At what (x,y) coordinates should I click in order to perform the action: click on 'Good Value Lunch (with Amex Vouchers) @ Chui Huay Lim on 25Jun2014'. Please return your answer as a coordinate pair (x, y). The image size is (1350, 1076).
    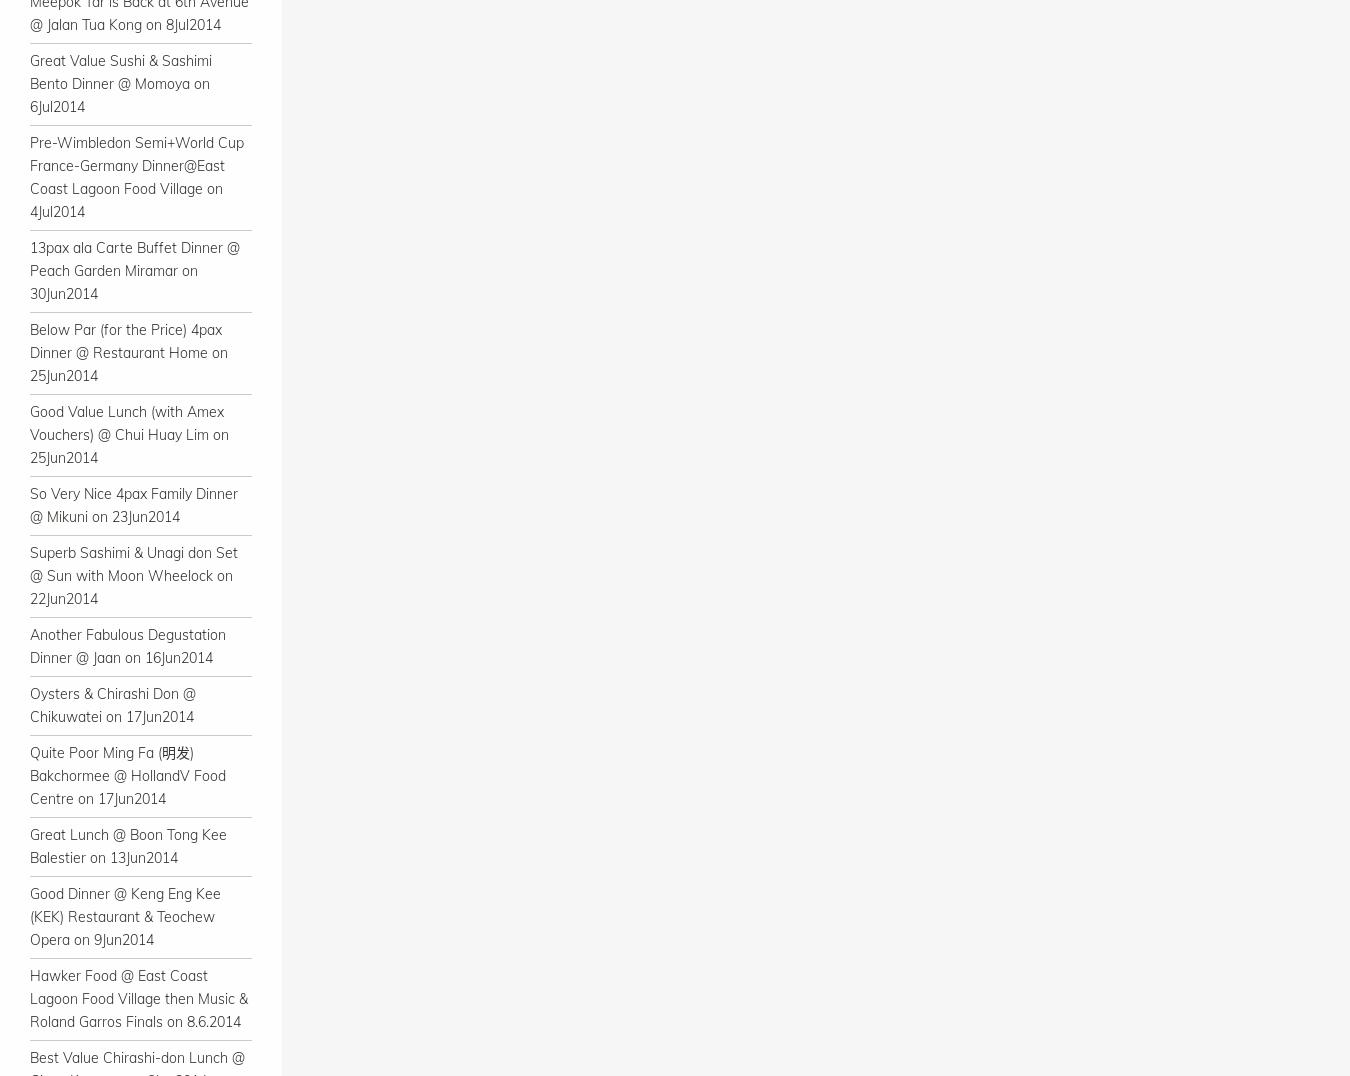
    Looking at the image, I should click on (129, 435).